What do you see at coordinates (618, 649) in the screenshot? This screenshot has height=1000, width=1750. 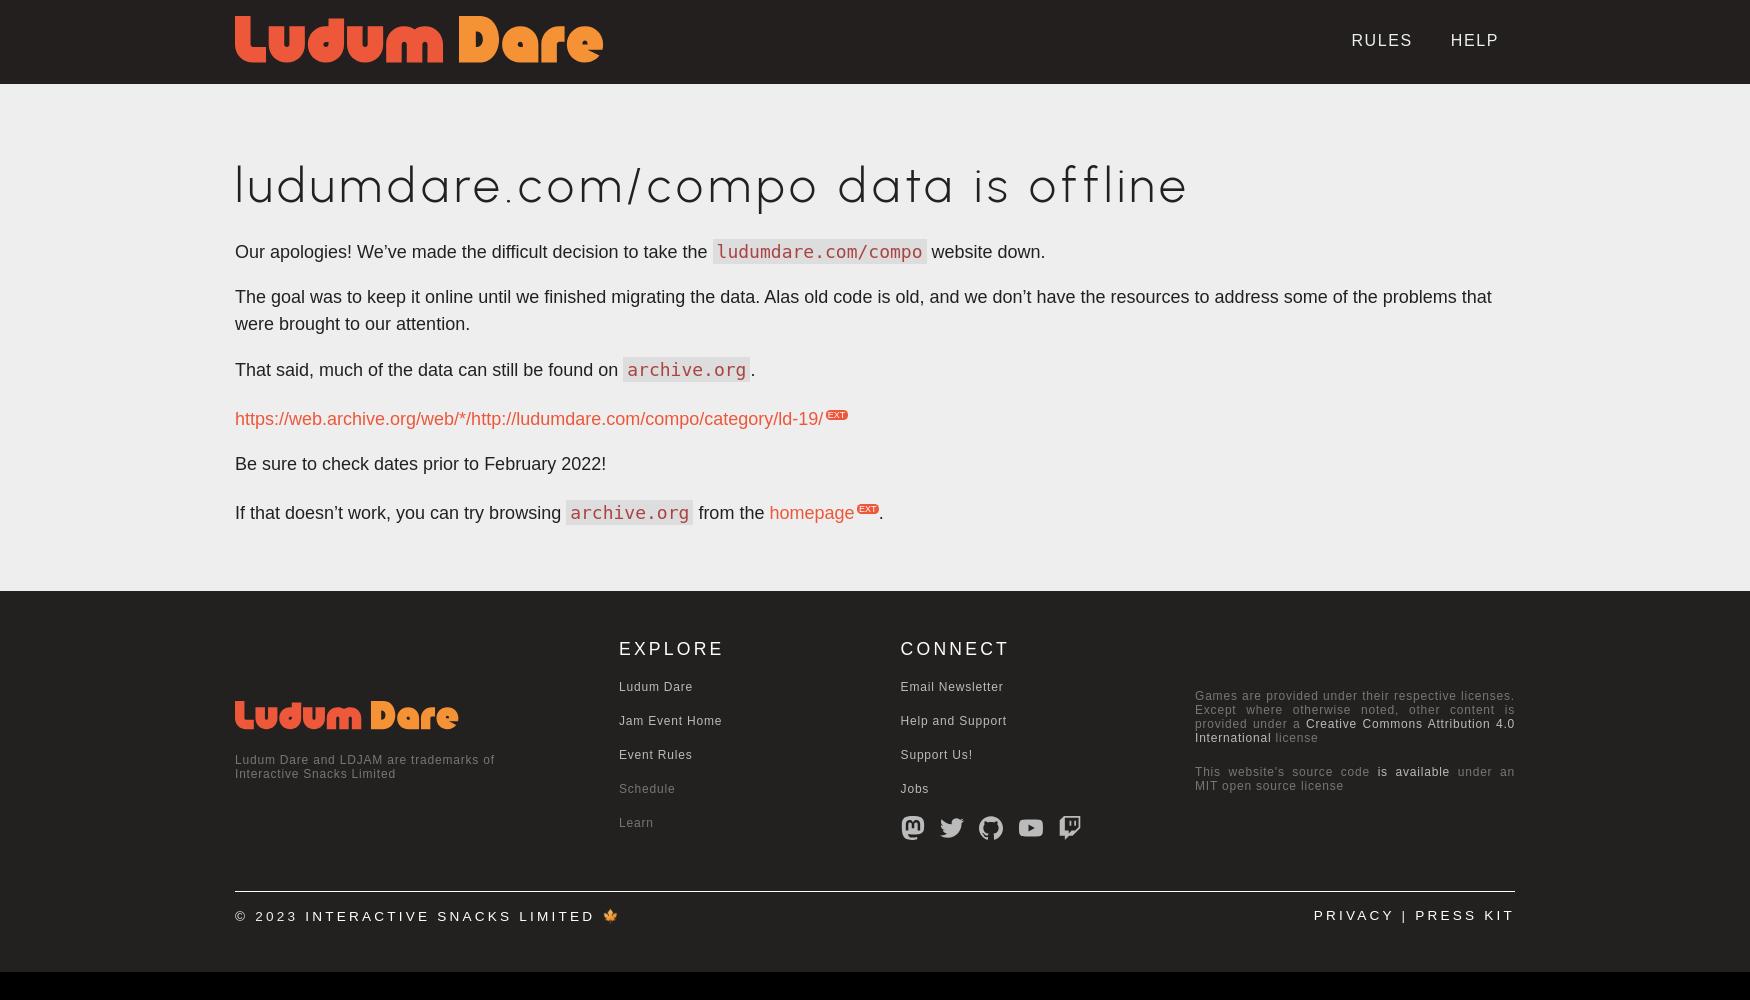 I see `'EXPLORE'` at bounding box center [618, 649].